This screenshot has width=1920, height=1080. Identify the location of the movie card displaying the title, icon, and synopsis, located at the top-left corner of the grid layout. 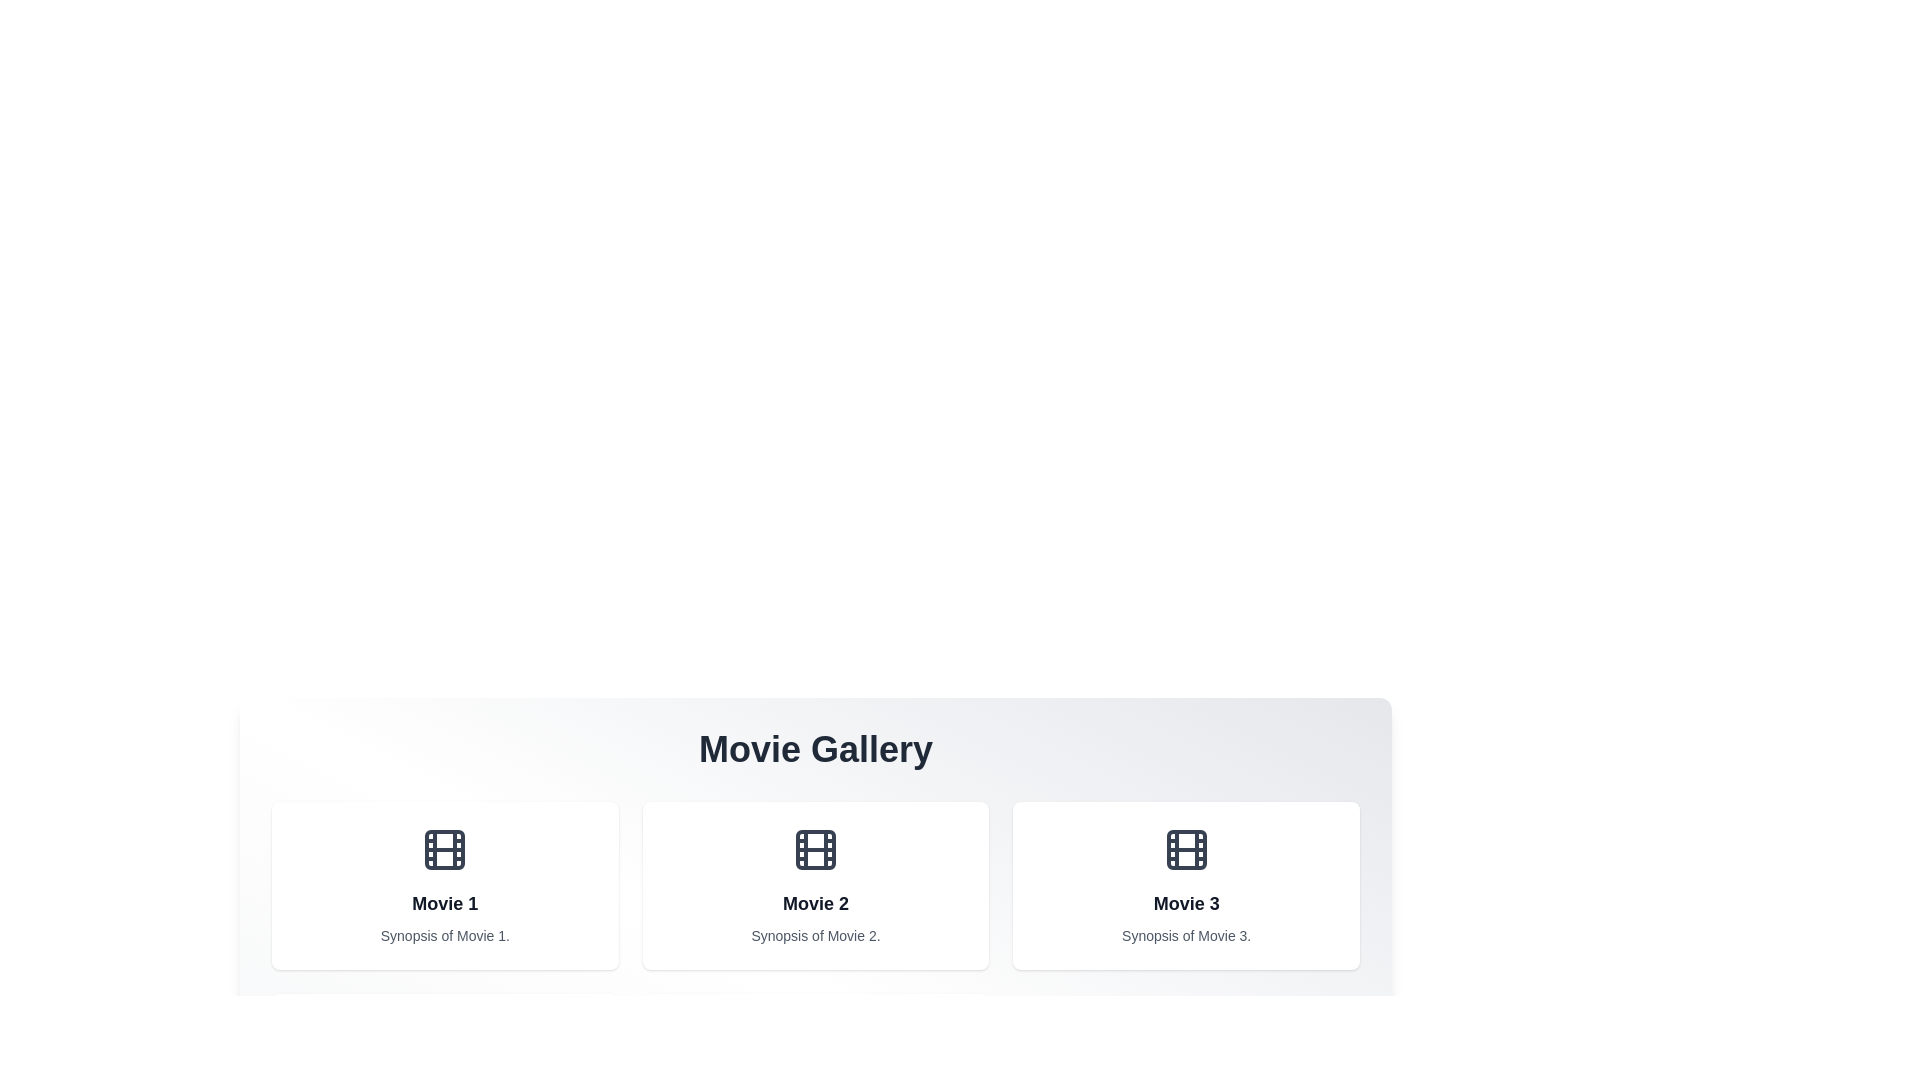
(444, 885).